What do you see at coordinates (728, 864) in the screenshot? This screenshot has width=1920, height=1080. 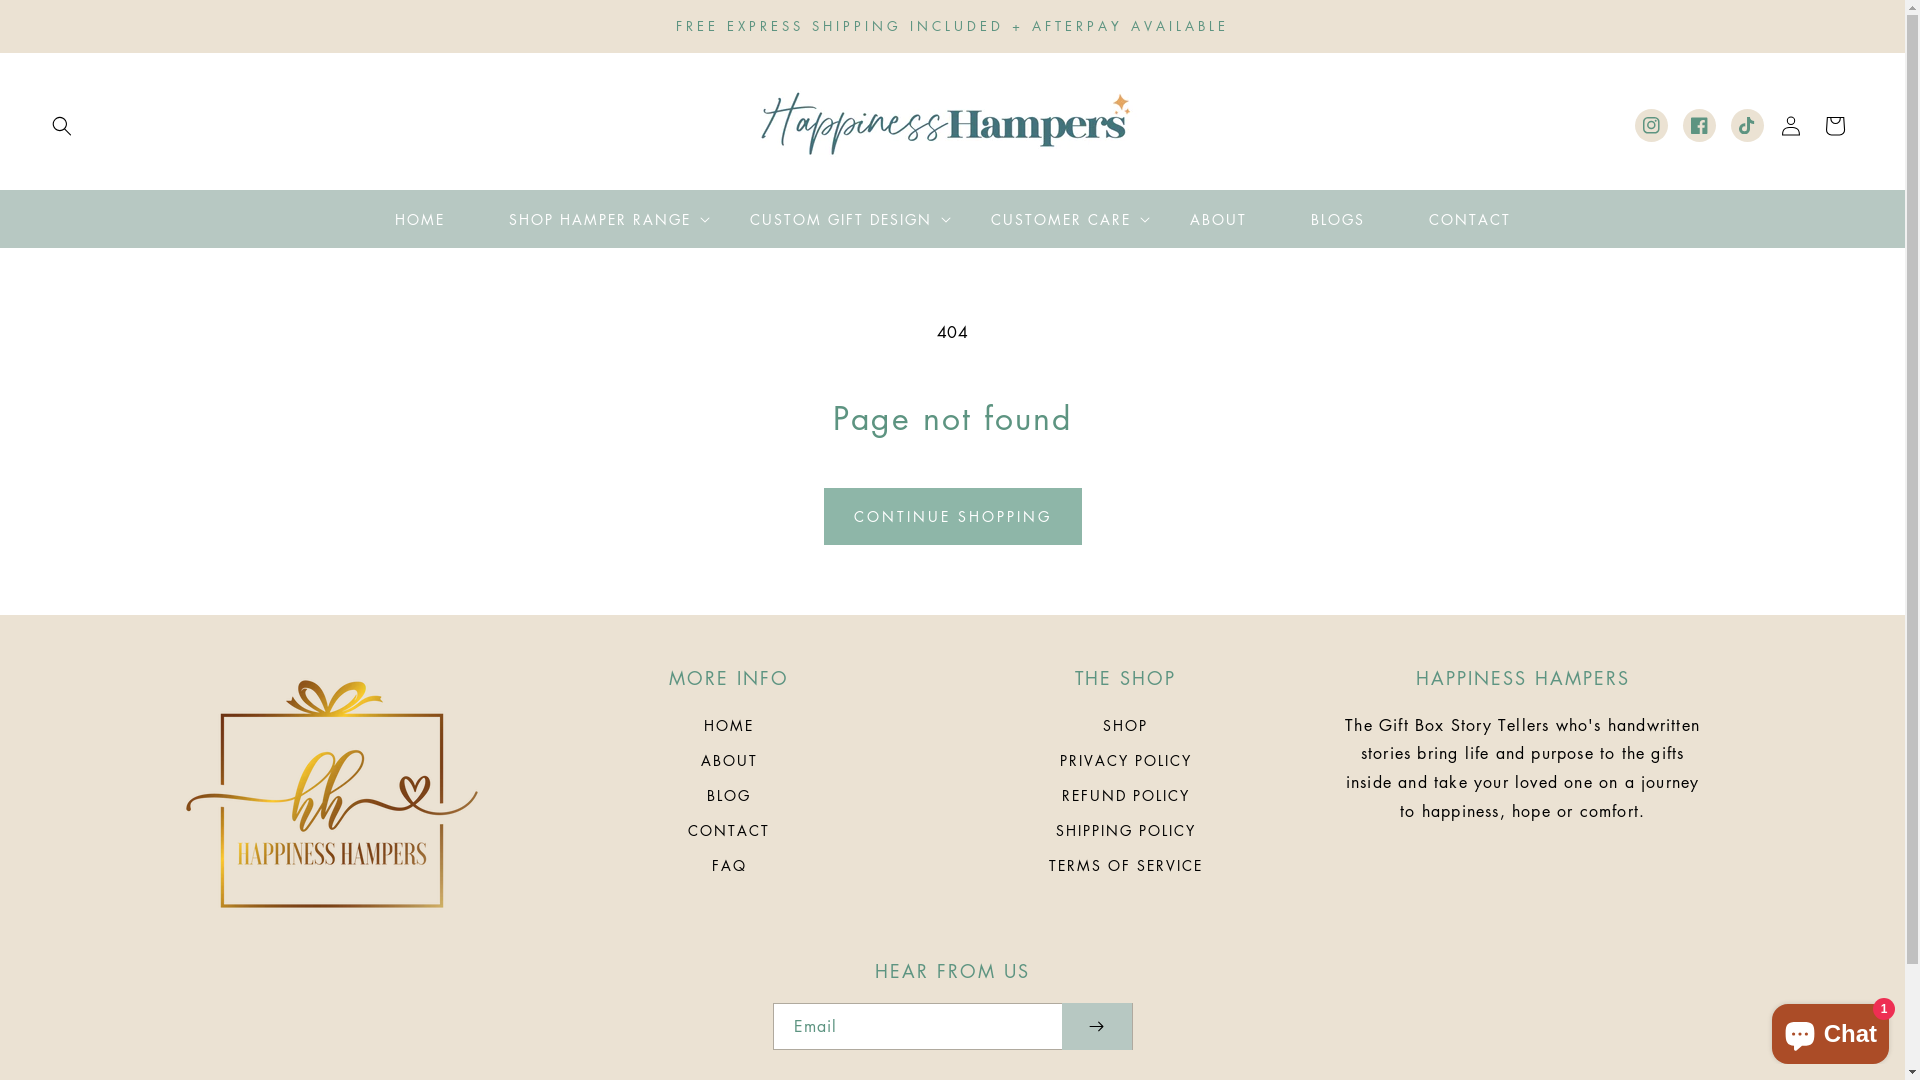 I see `'FAQ'` at bounding box center [728, 864].